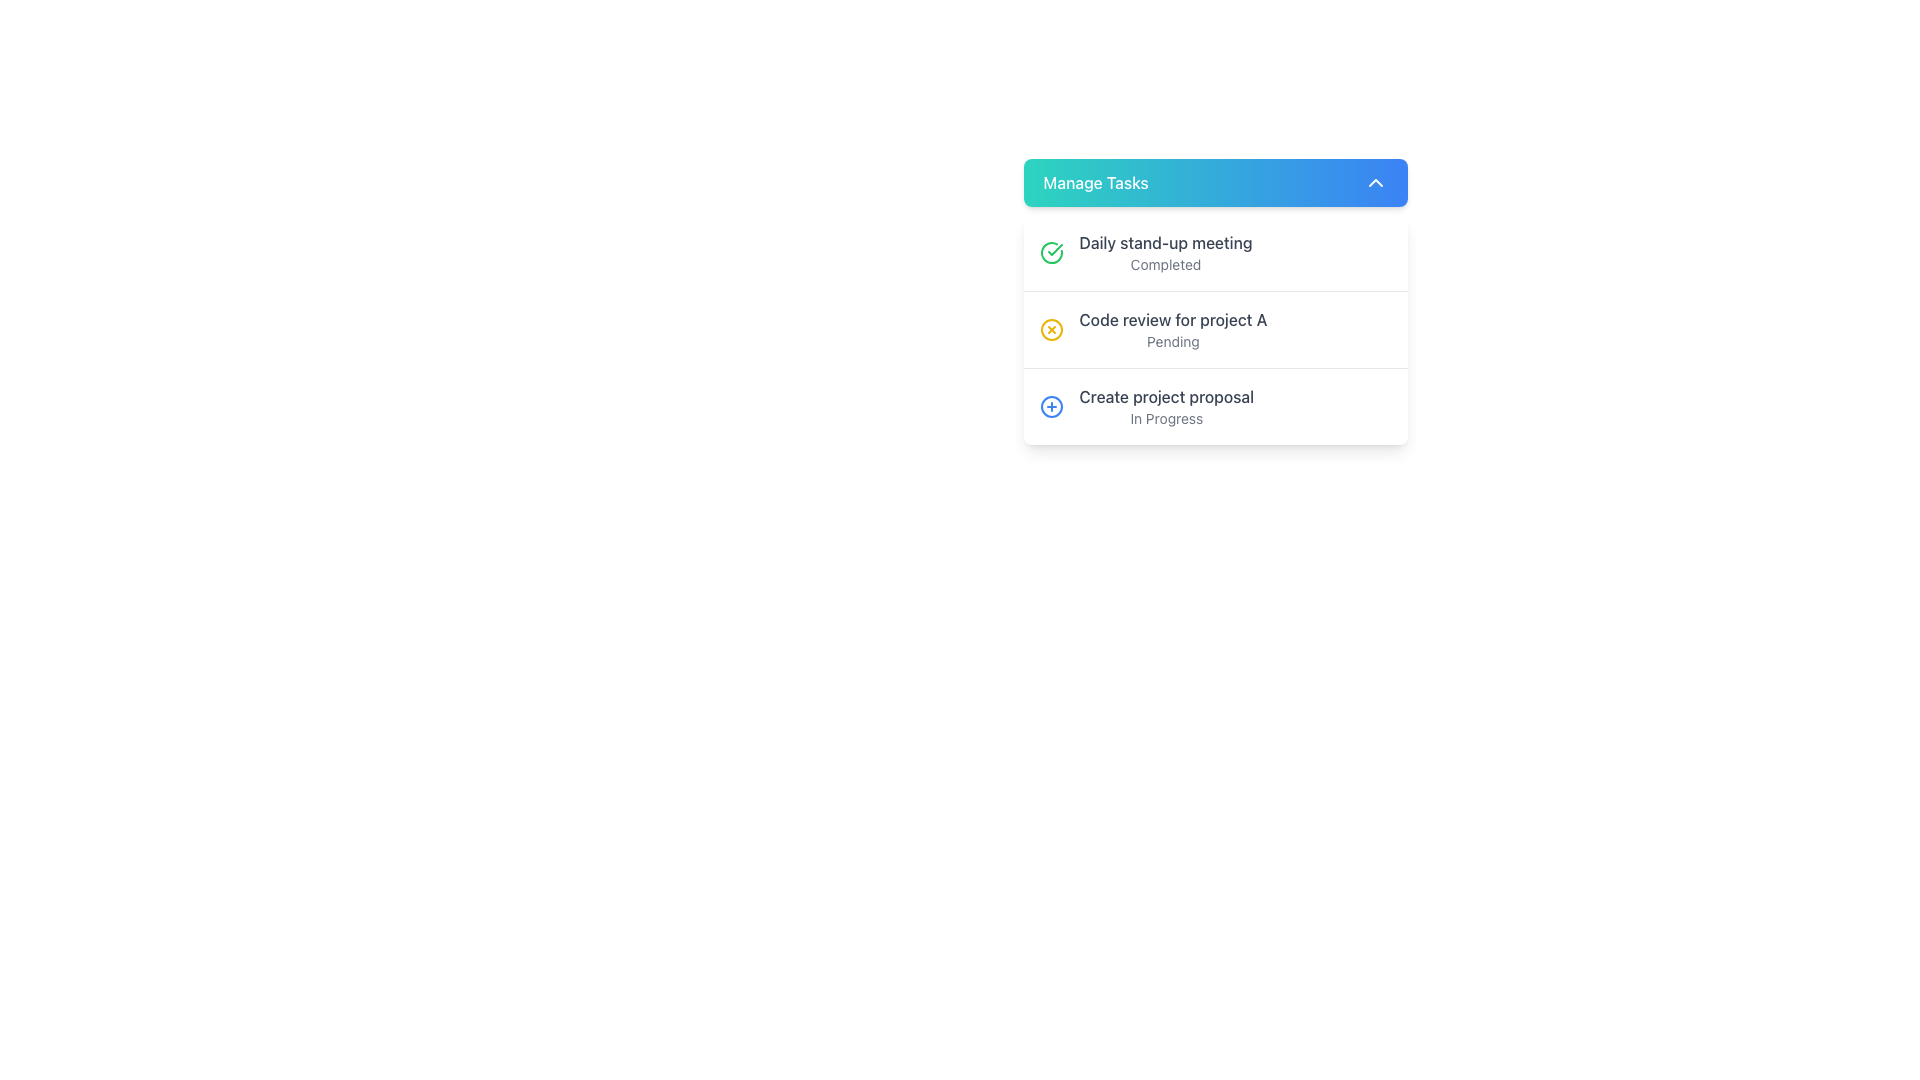 This screenshot has height=1080, width=1920. What do you see at coordinates (1374, 182) in the screenshot?
I see `the upward chevron icon with a white stroke located in the blue gradient header bar of the 'Manage Tasks' section` at bounding box center [1374, 182].